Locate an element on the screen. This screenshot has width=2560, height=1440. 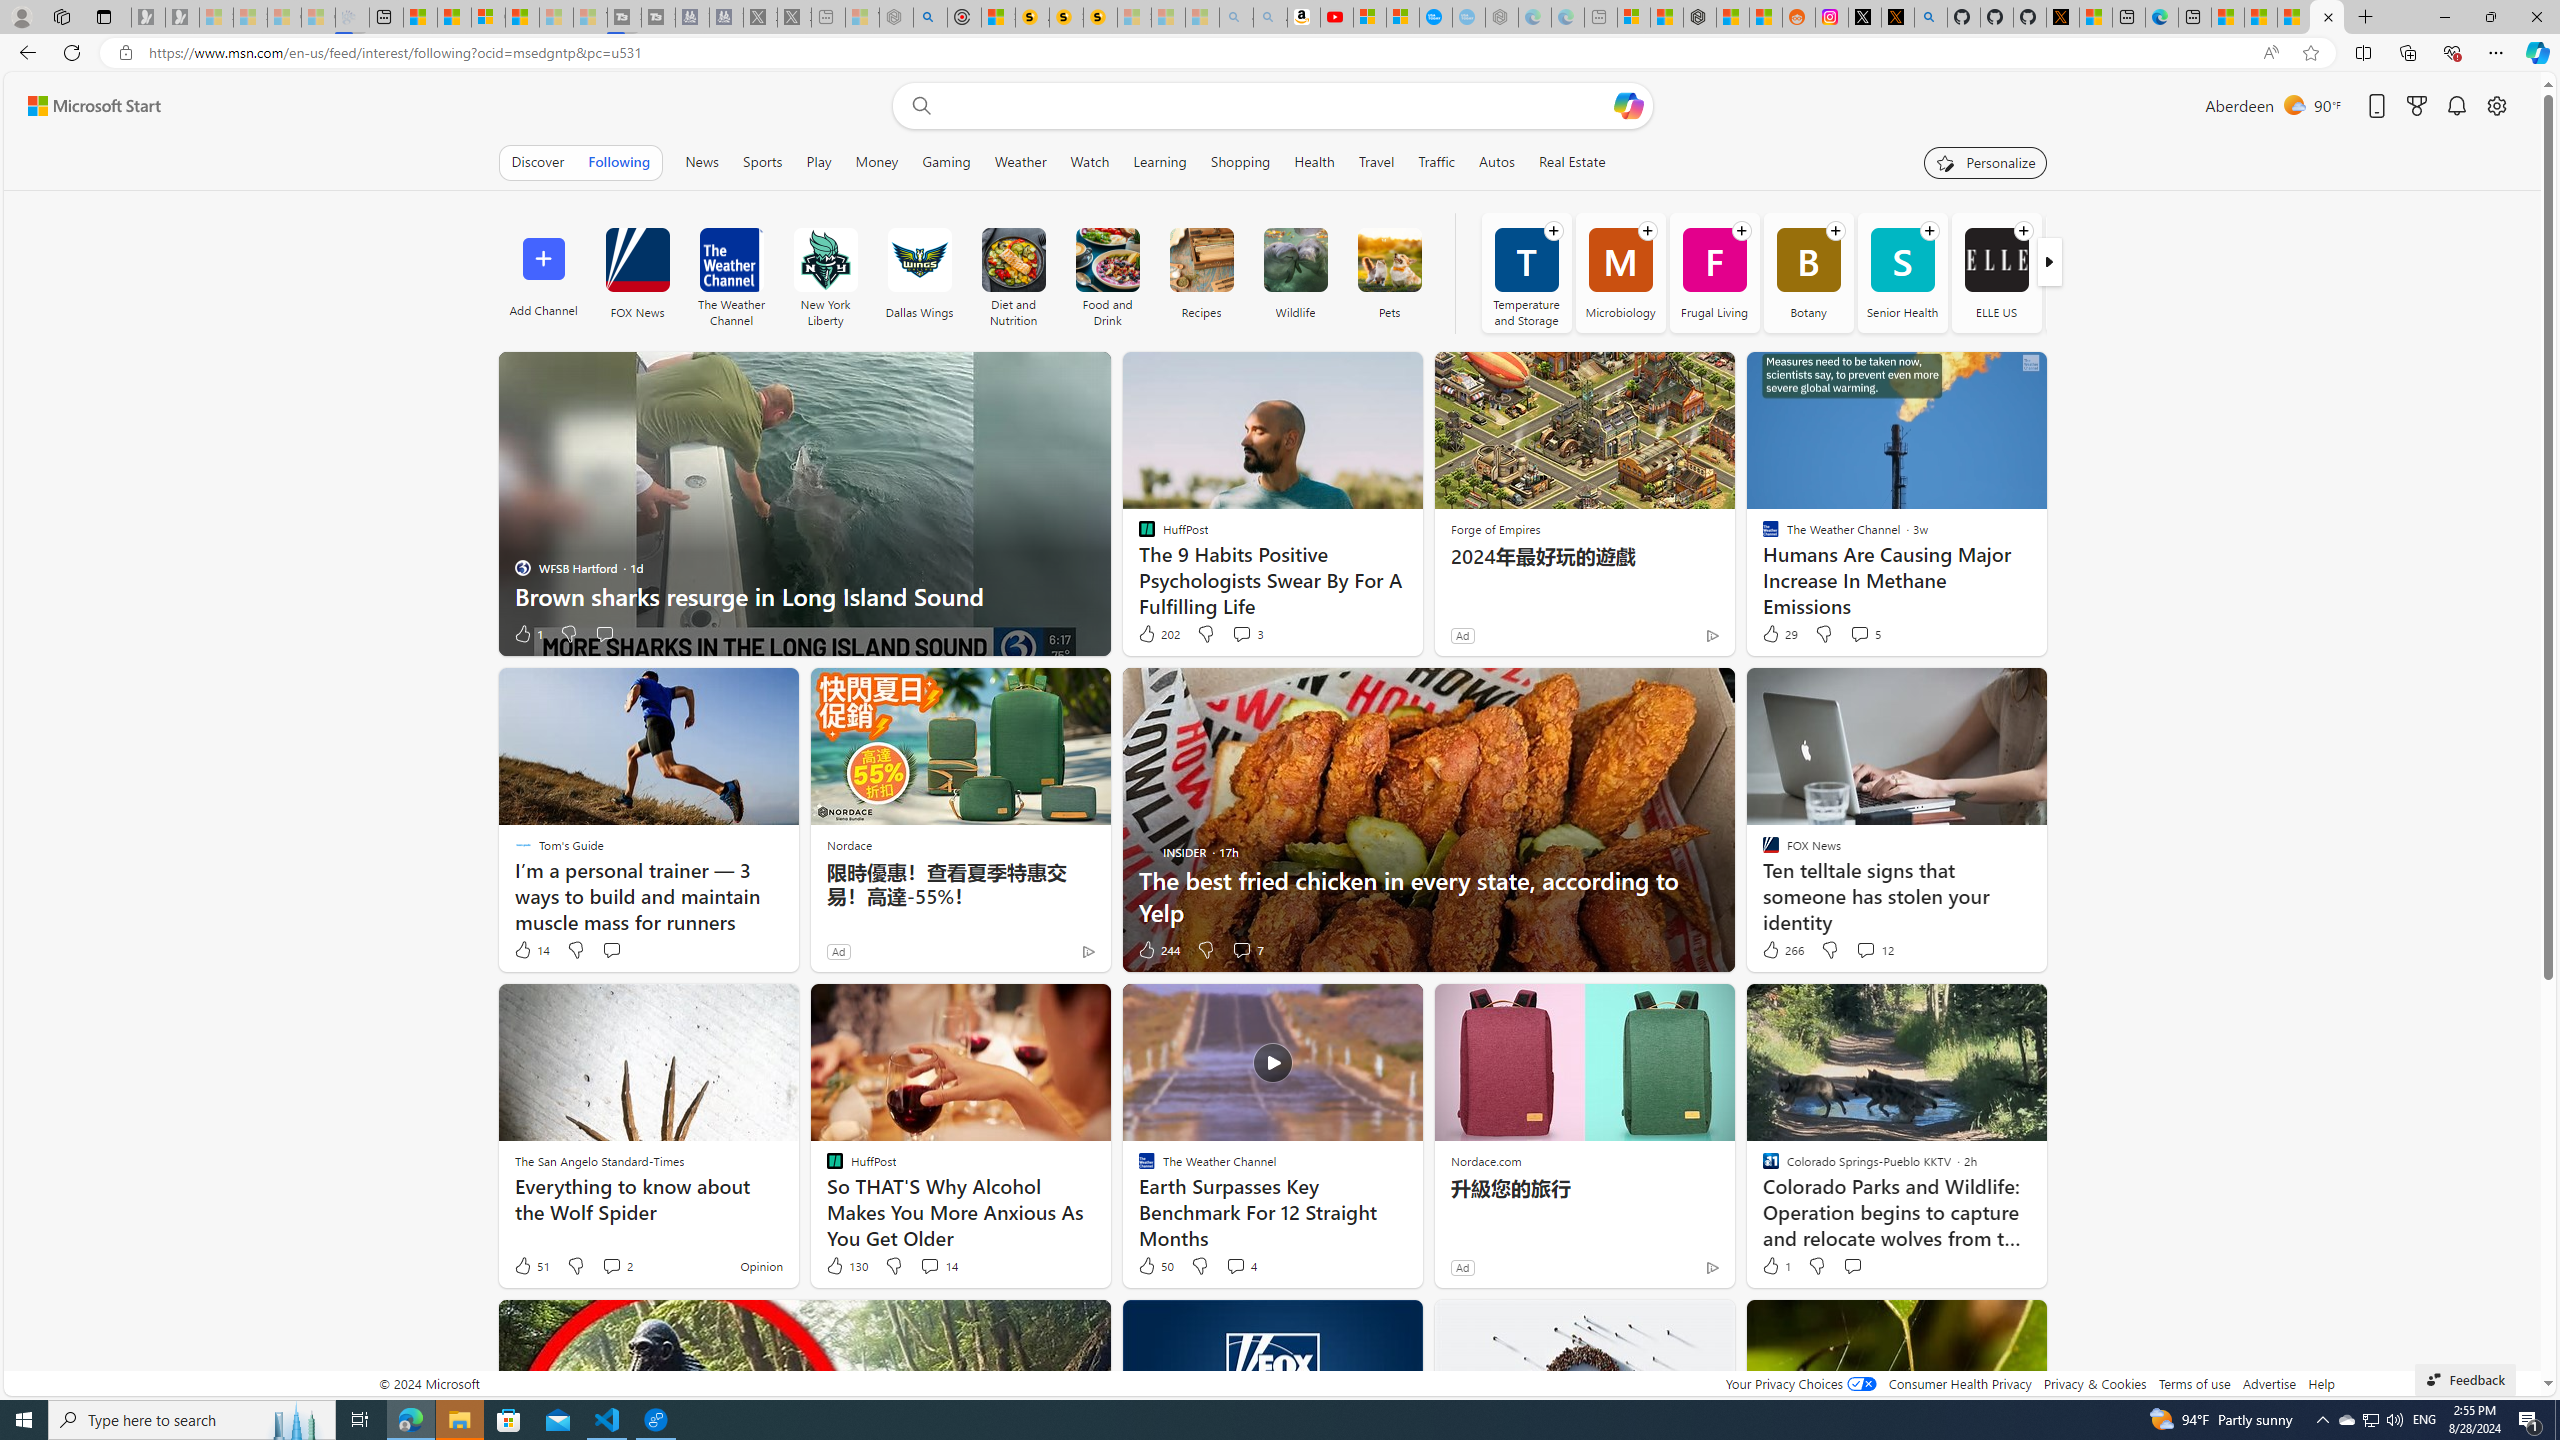
'50 Like' is located at coordinates (1154, 1264).